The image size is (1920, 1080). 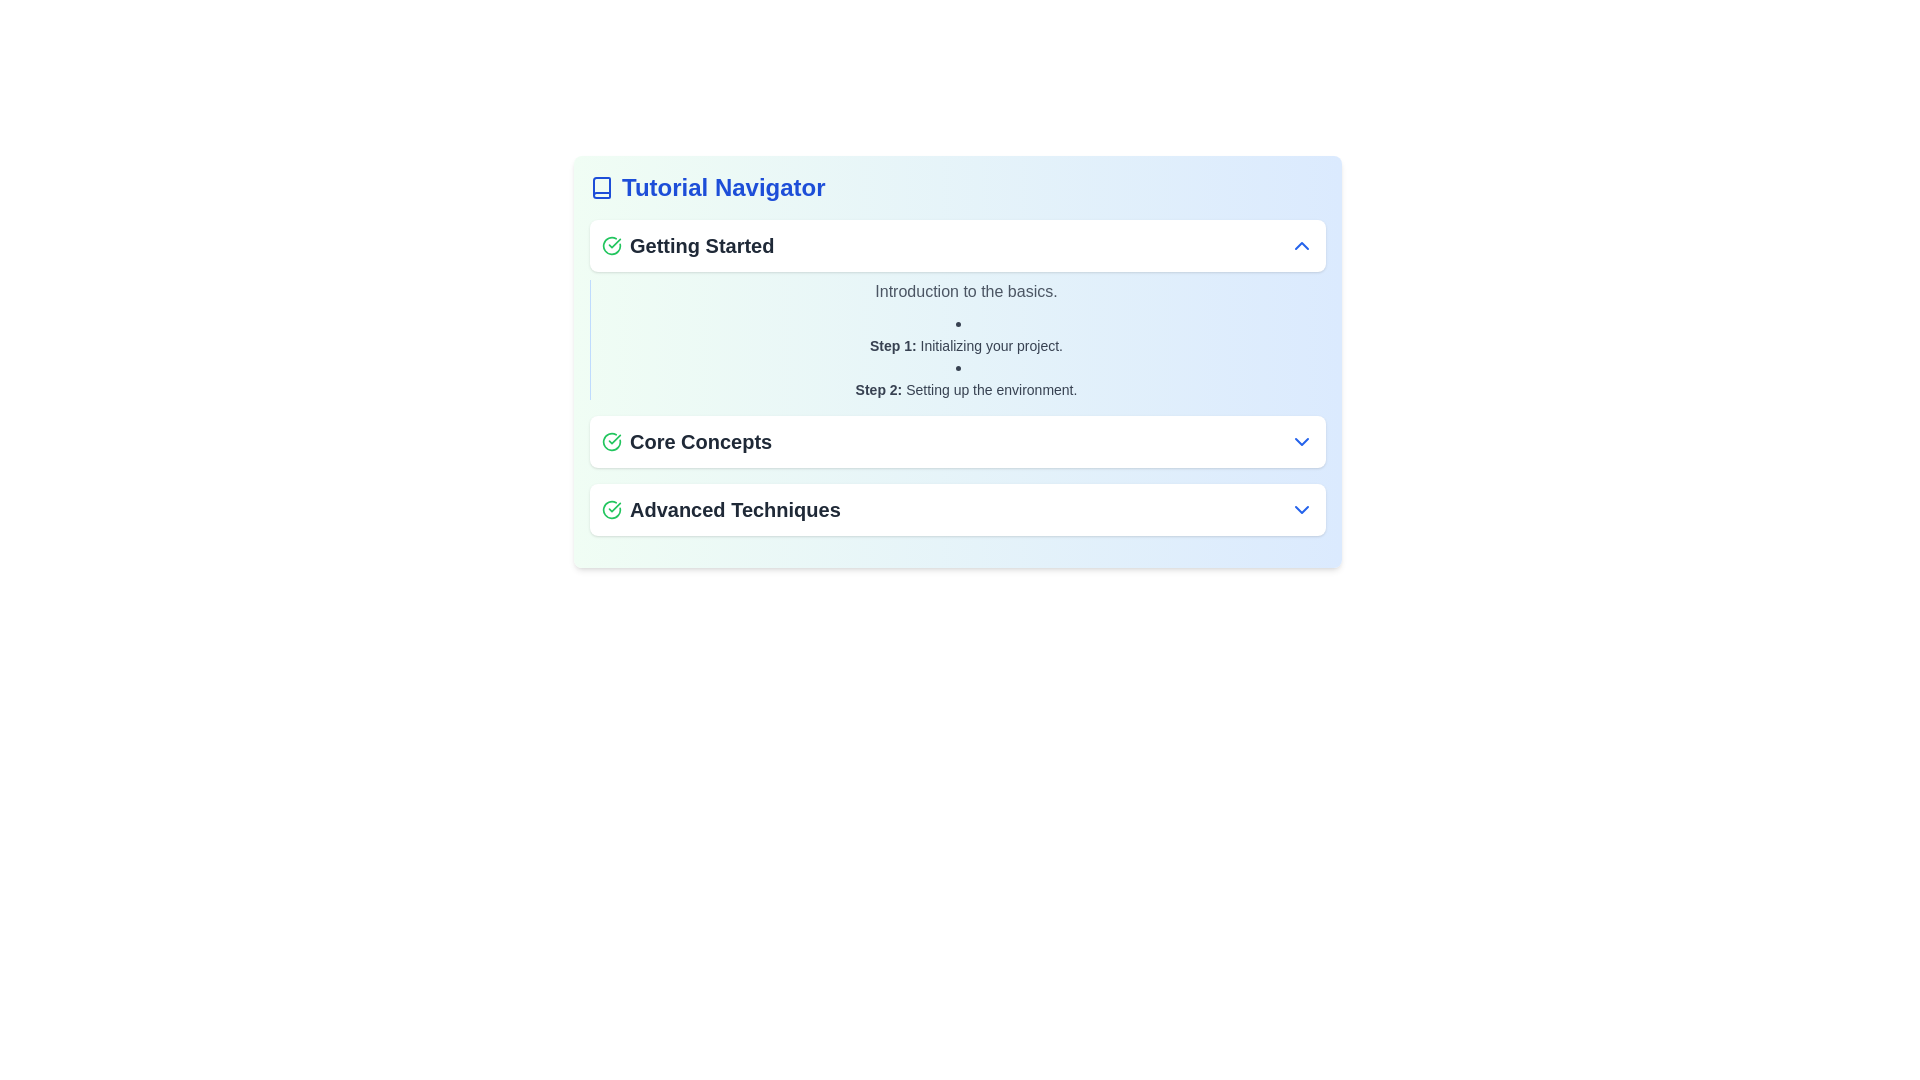 What do you see at coordinates (966, 389) in the screenshot?
I see `the text element that describes the second step in the tutorial sequence, located in the 'Getting Started' section, between 'Step 1: Initializing your project.' and 'Core Concepts.'` at bounding box center [966, 389].